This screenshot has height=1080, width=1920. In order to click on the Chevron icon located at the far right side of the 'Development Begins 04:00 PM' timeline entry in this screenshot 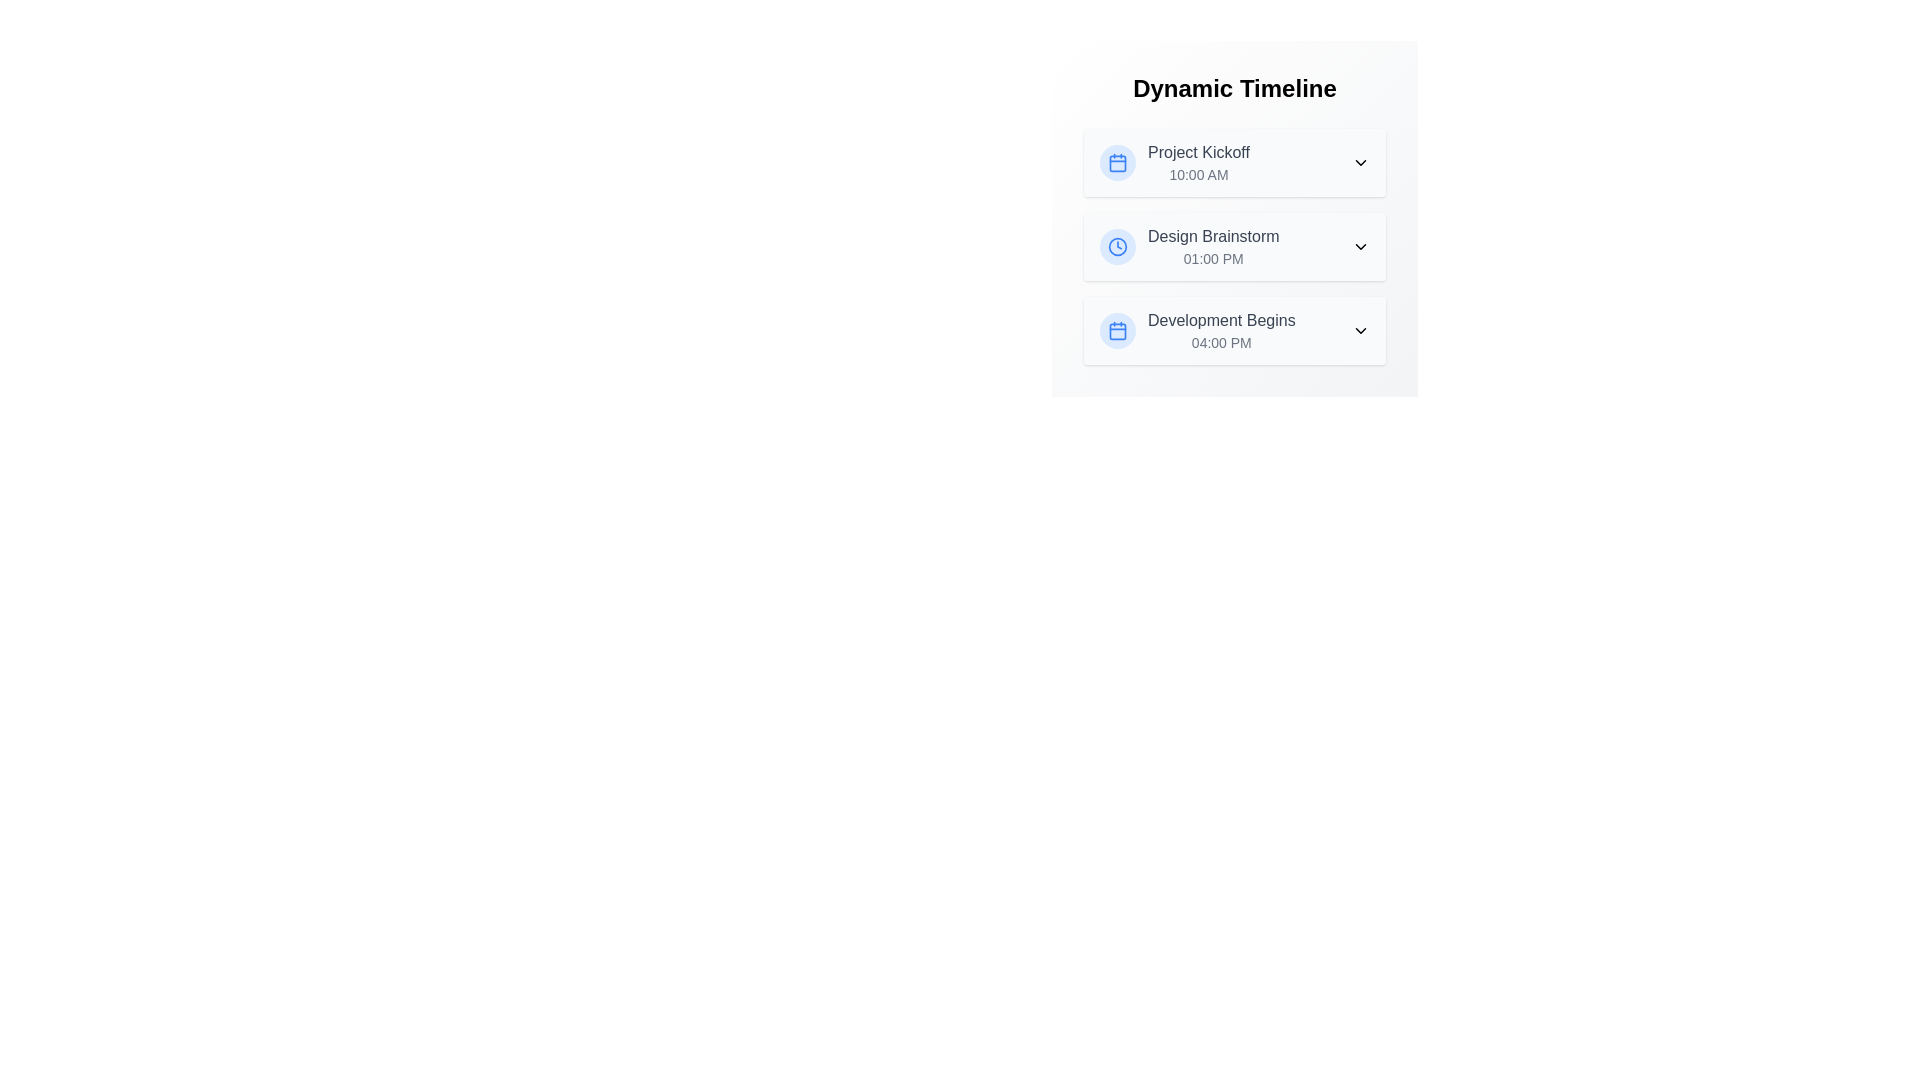, I will do `click(1360, 330)`.